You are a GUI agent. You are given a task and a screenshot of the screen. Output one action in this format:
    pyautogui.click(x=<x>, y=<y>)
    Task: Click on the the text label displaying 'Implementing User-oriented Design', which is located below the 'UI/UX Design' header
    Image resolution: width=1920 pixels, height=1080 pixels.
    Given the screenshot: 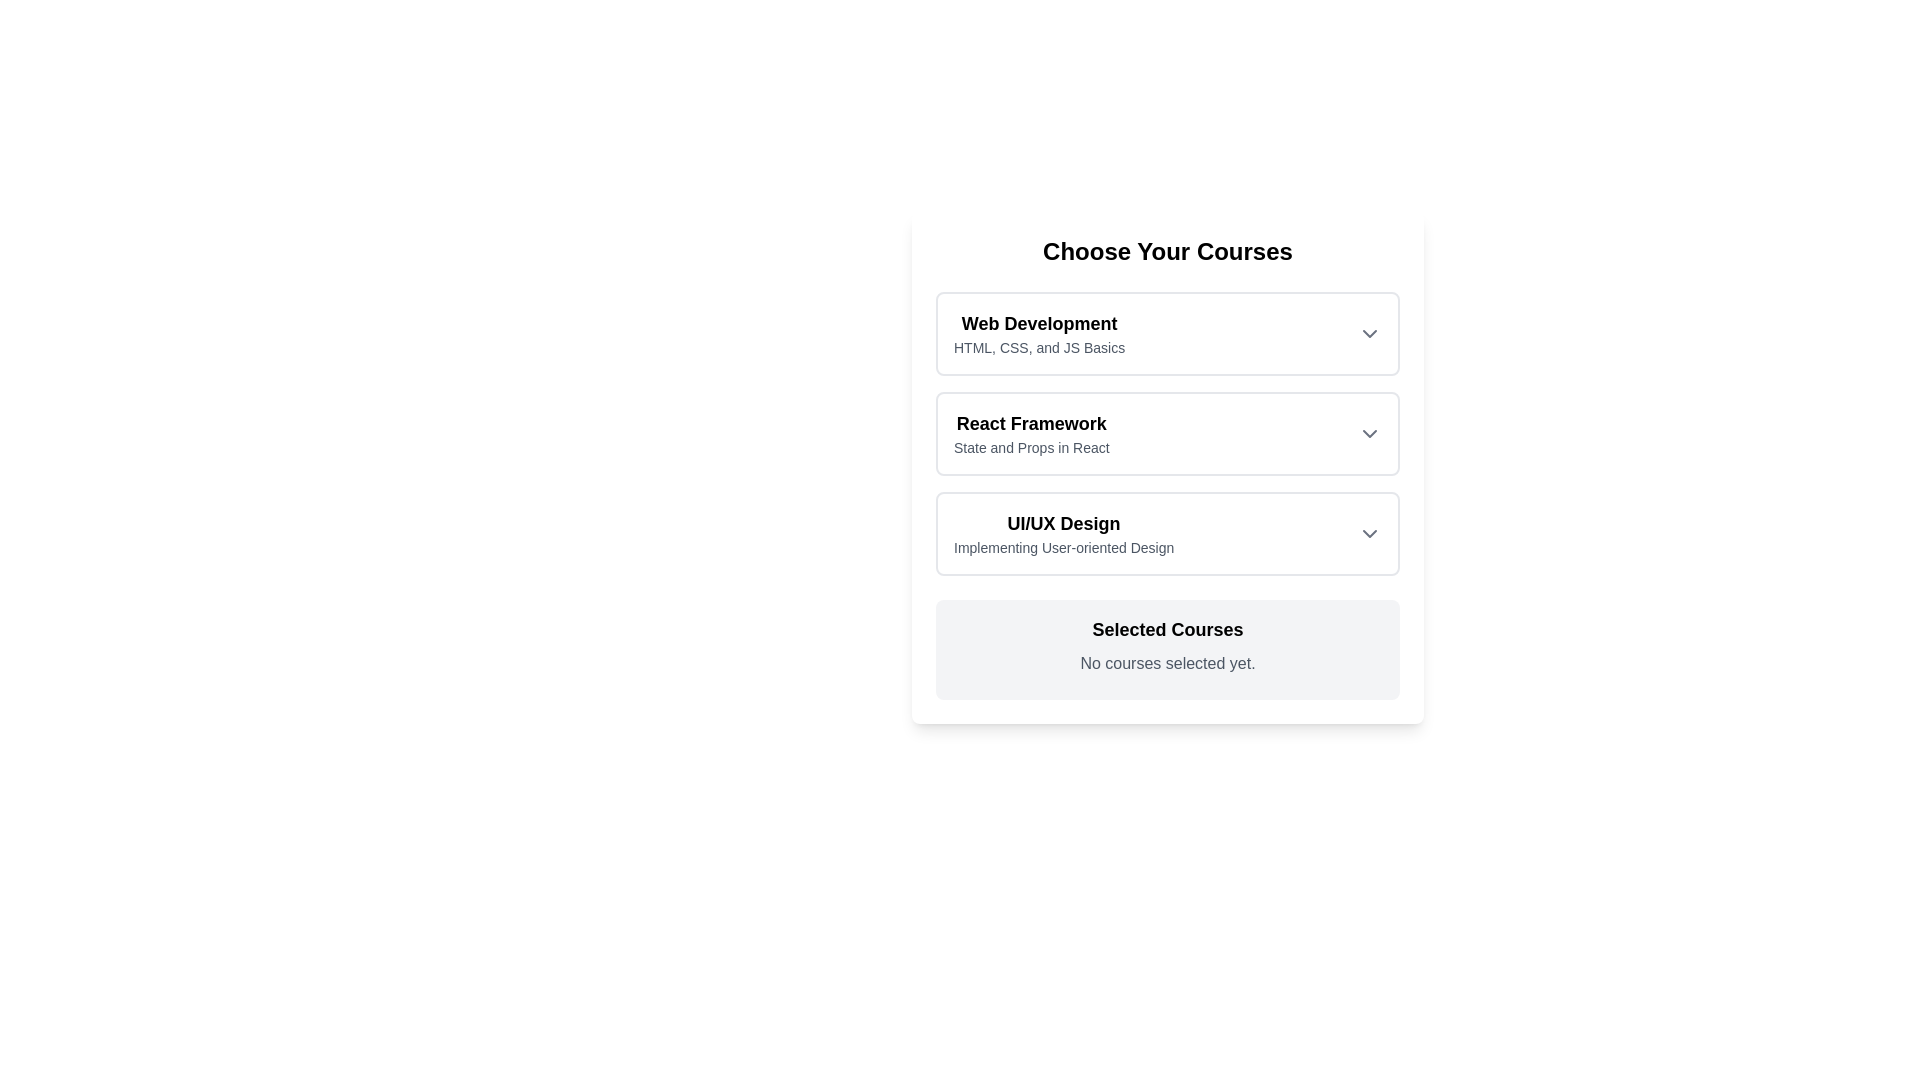 What is the action you would take?
    pyautogui.click(x=1063, y=547)
    